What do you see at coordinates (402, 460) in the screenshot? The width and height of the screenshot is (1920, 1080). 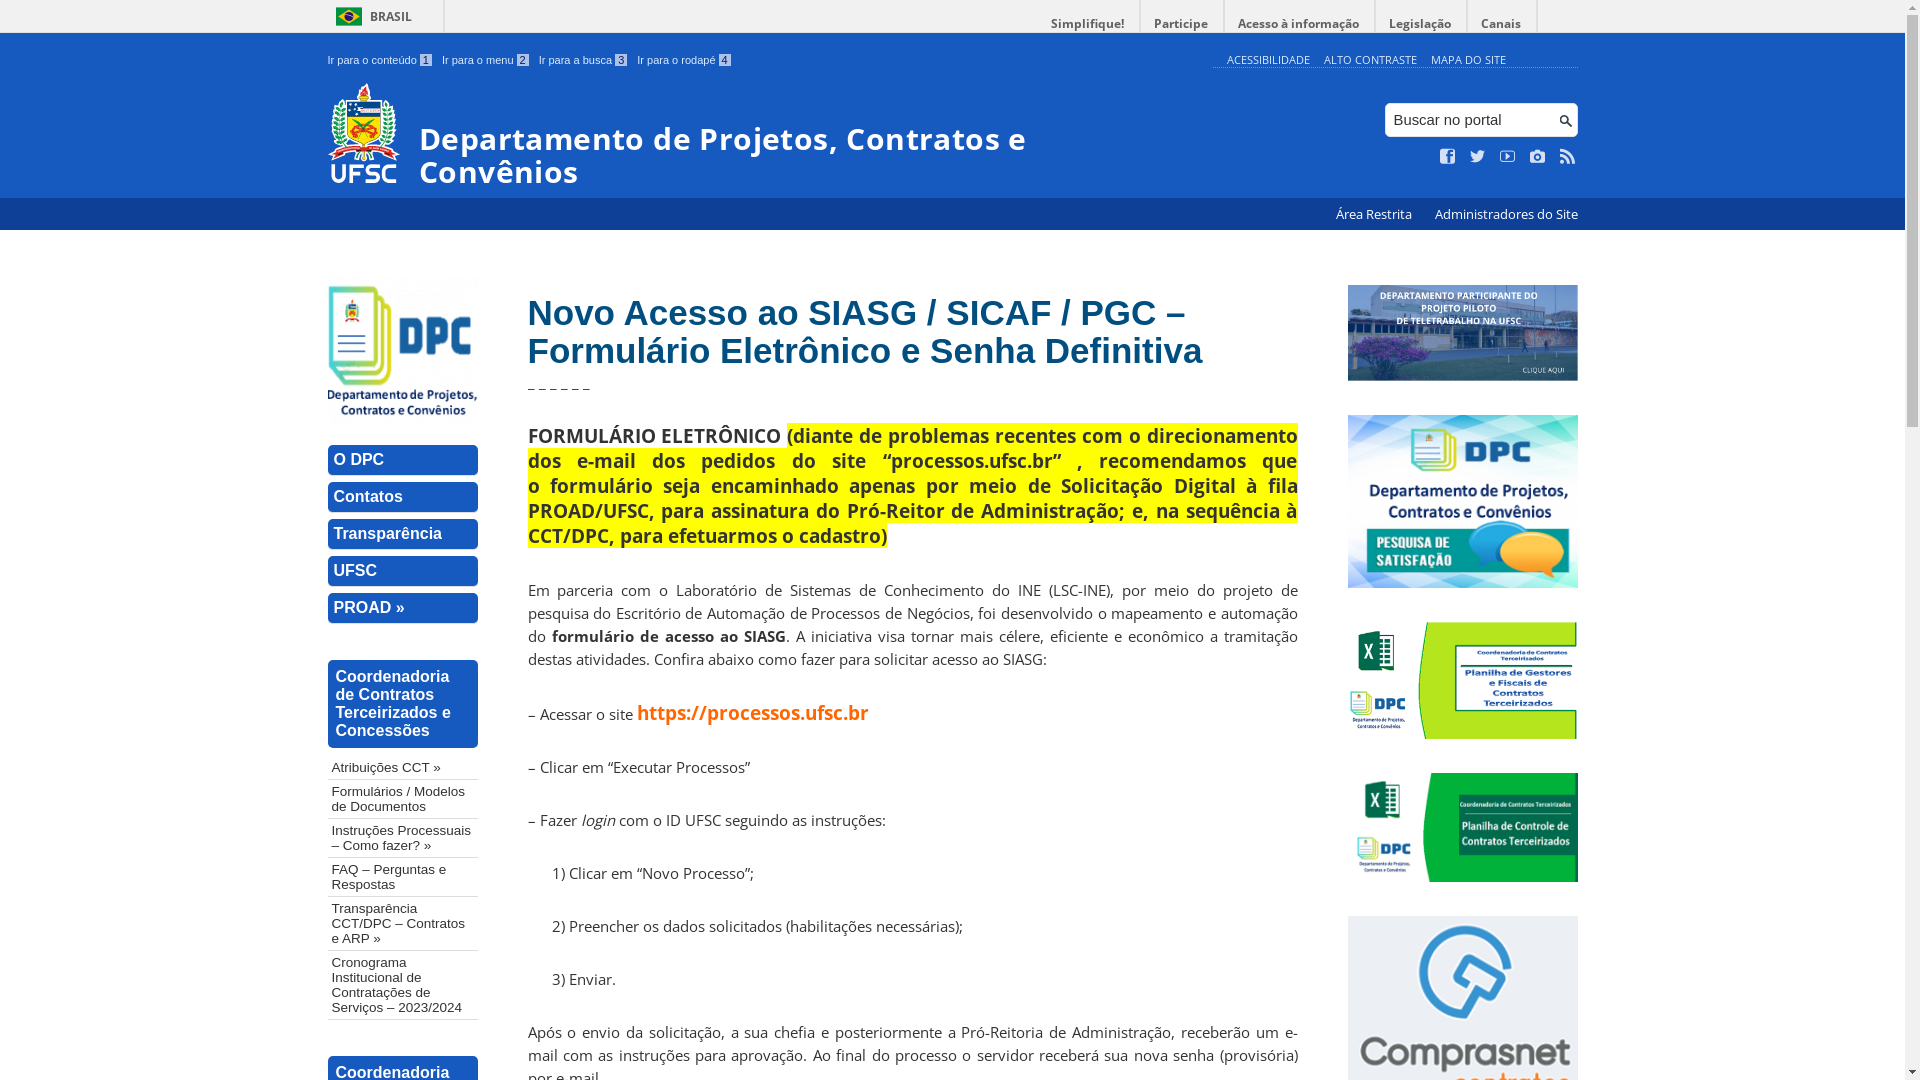 I see `'O DPC'` at bounding box center [402, 460].